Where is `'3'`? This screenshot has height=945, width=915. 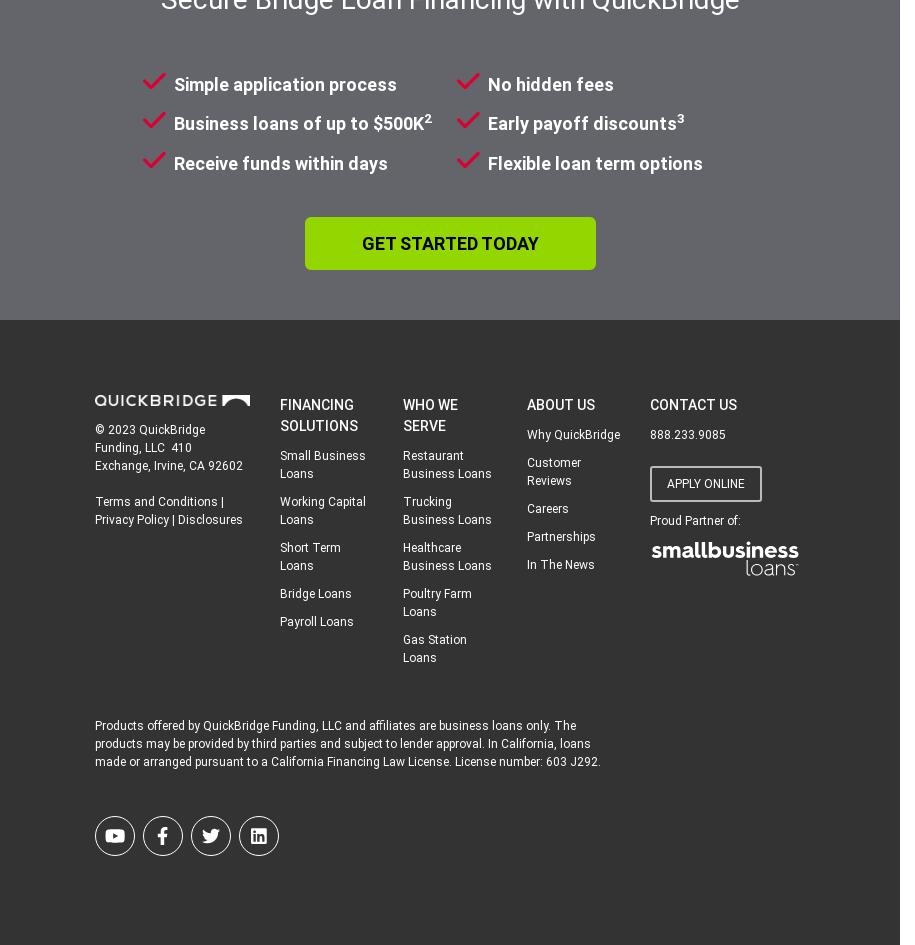
'3' is located at coordinates (679, 117).